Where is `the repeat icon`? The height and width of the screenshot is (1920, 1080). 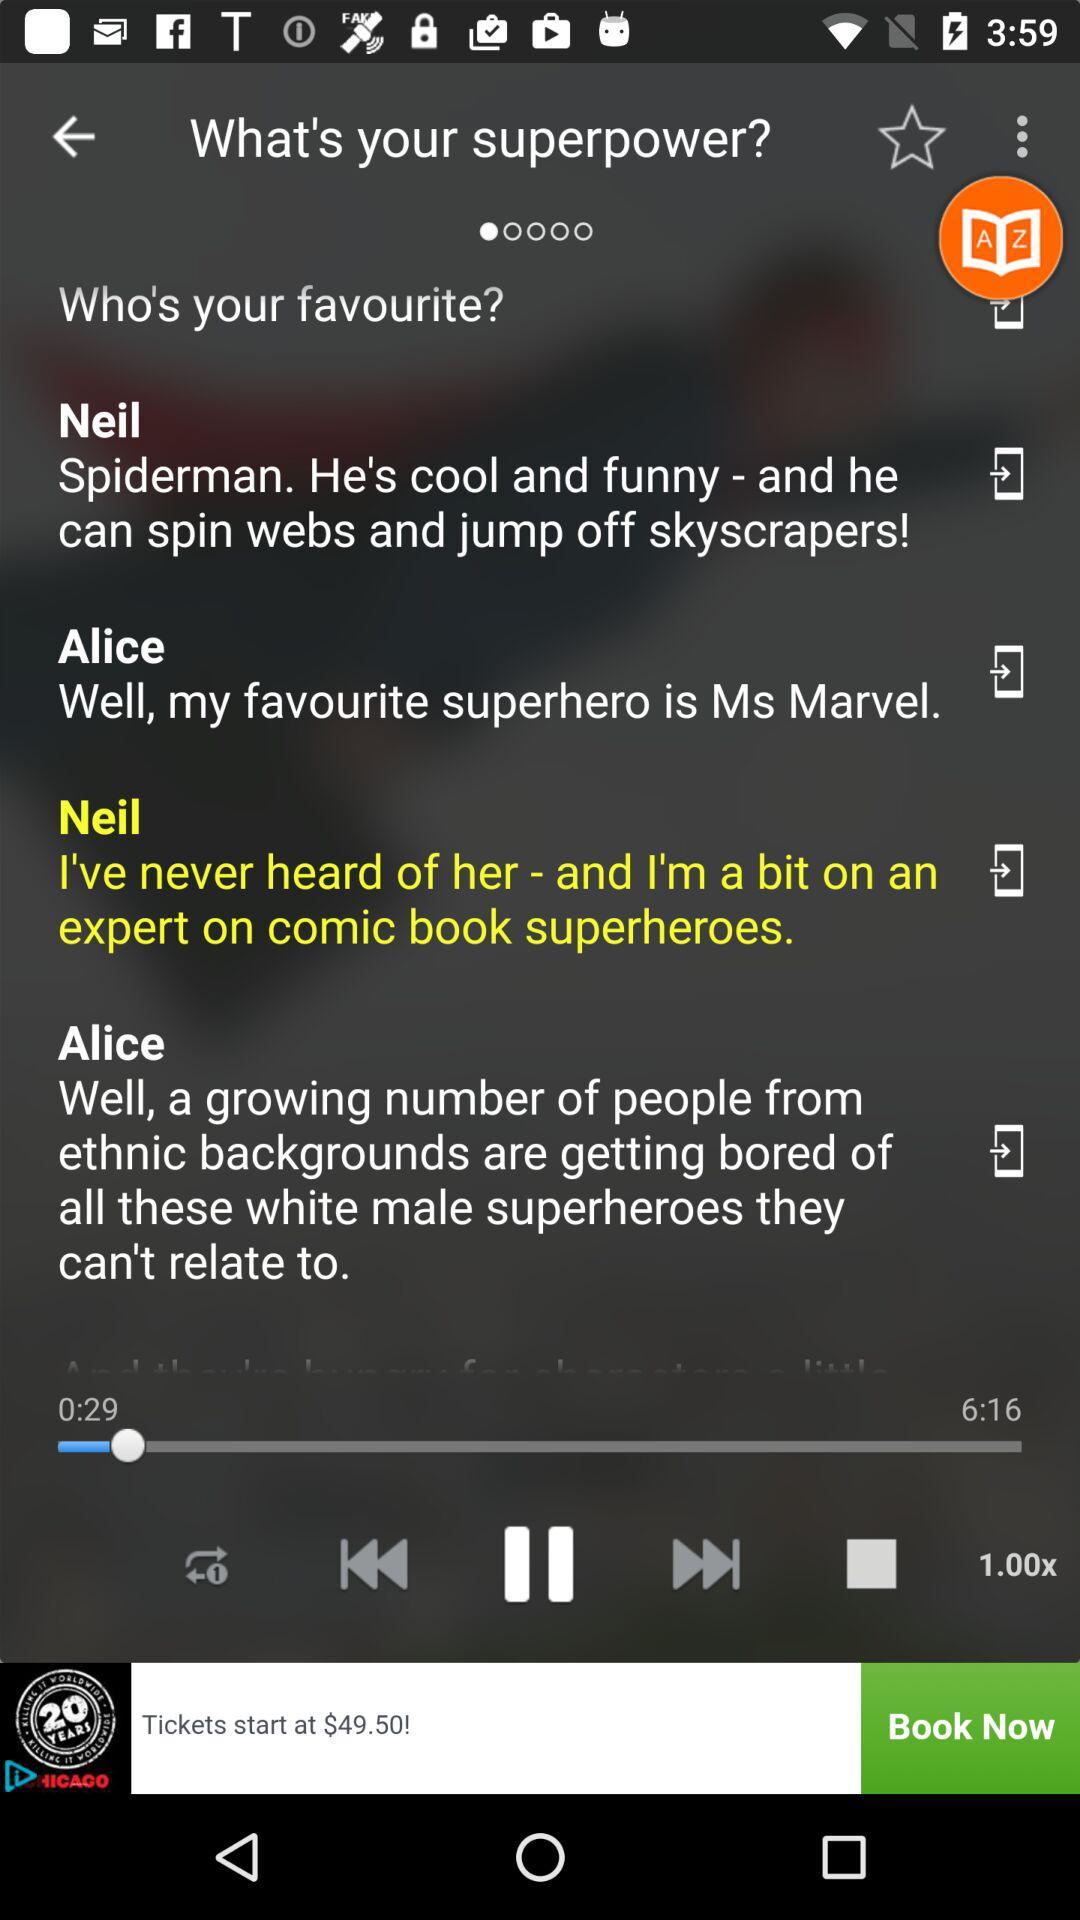 the repeat icon is located at coordinates (207, 1562).